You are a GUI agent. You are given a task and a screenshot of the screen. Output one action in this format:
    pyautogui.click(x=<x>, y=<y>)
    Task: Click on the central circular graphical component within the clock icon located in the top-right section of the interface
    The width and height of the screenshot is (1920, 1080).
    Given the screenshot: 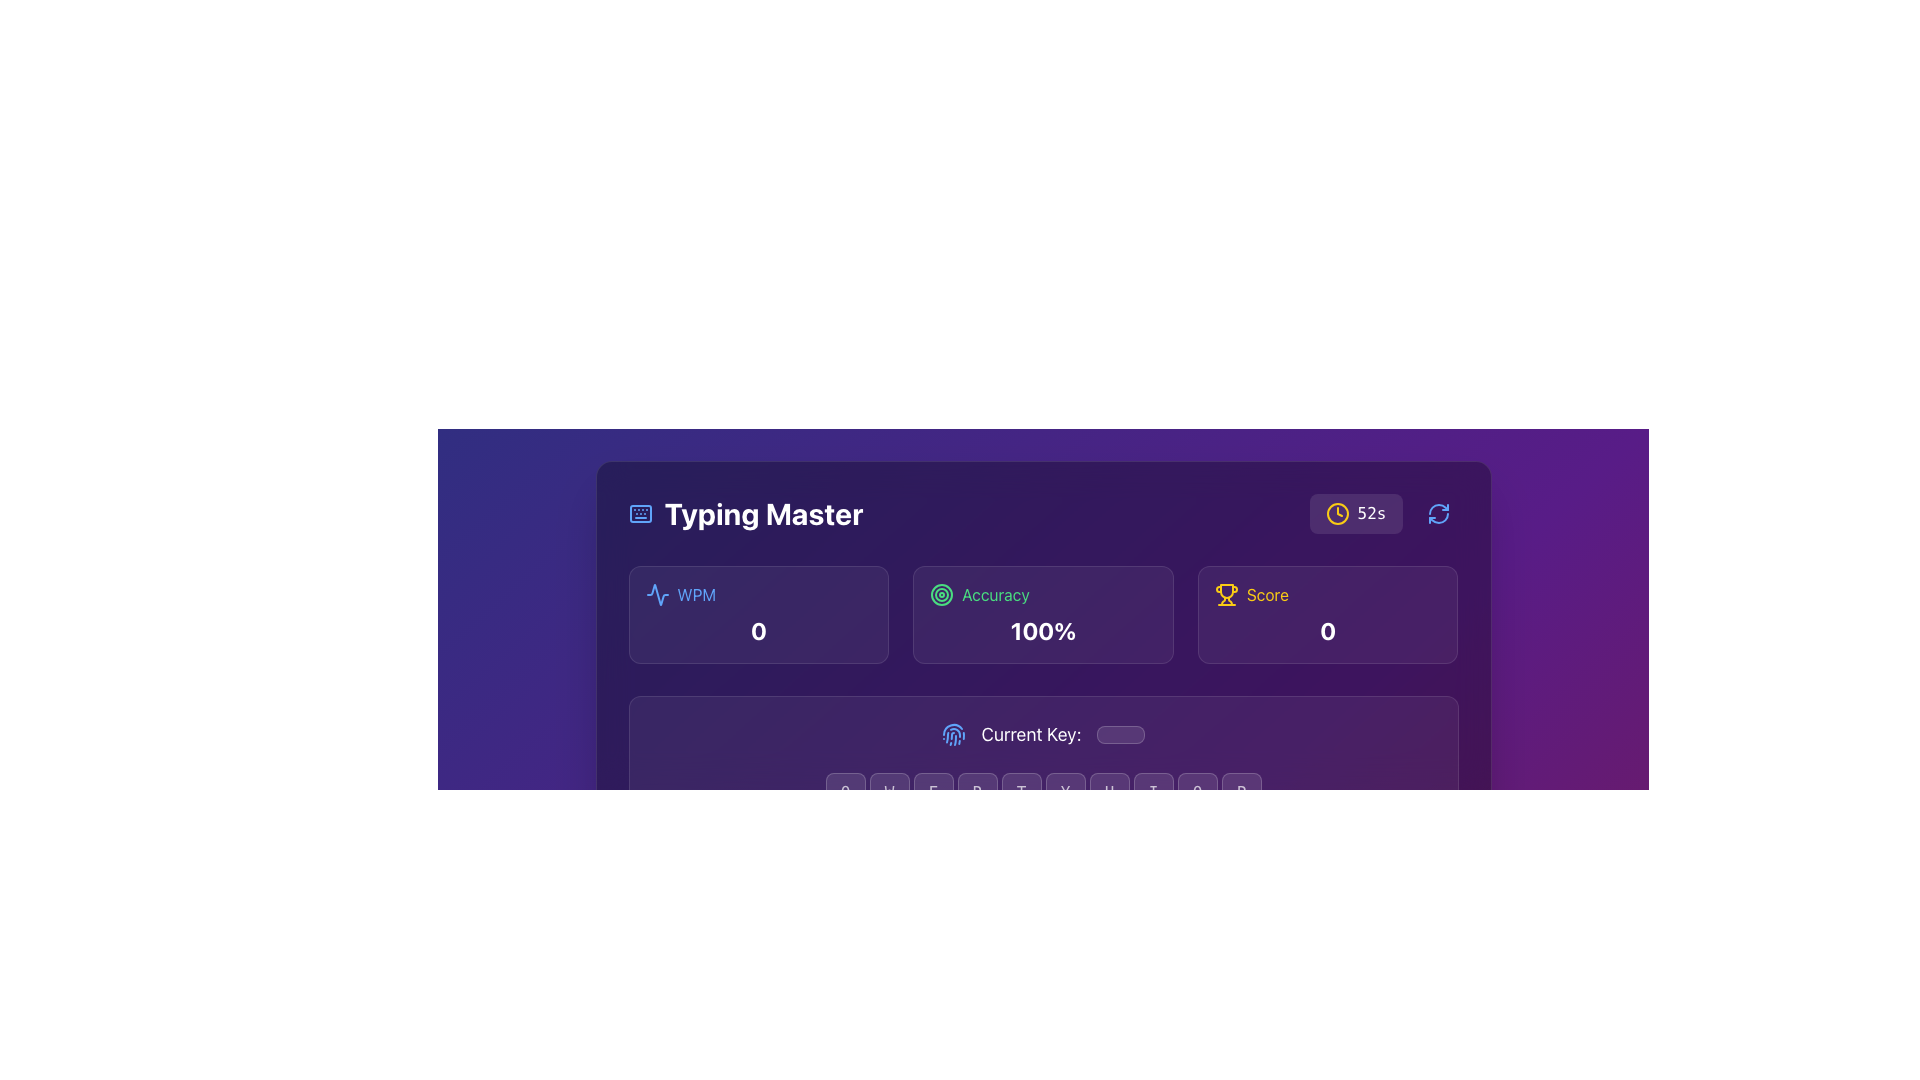 What is the action you would take?
    pyautogui.click(x=1337, y=512)
    